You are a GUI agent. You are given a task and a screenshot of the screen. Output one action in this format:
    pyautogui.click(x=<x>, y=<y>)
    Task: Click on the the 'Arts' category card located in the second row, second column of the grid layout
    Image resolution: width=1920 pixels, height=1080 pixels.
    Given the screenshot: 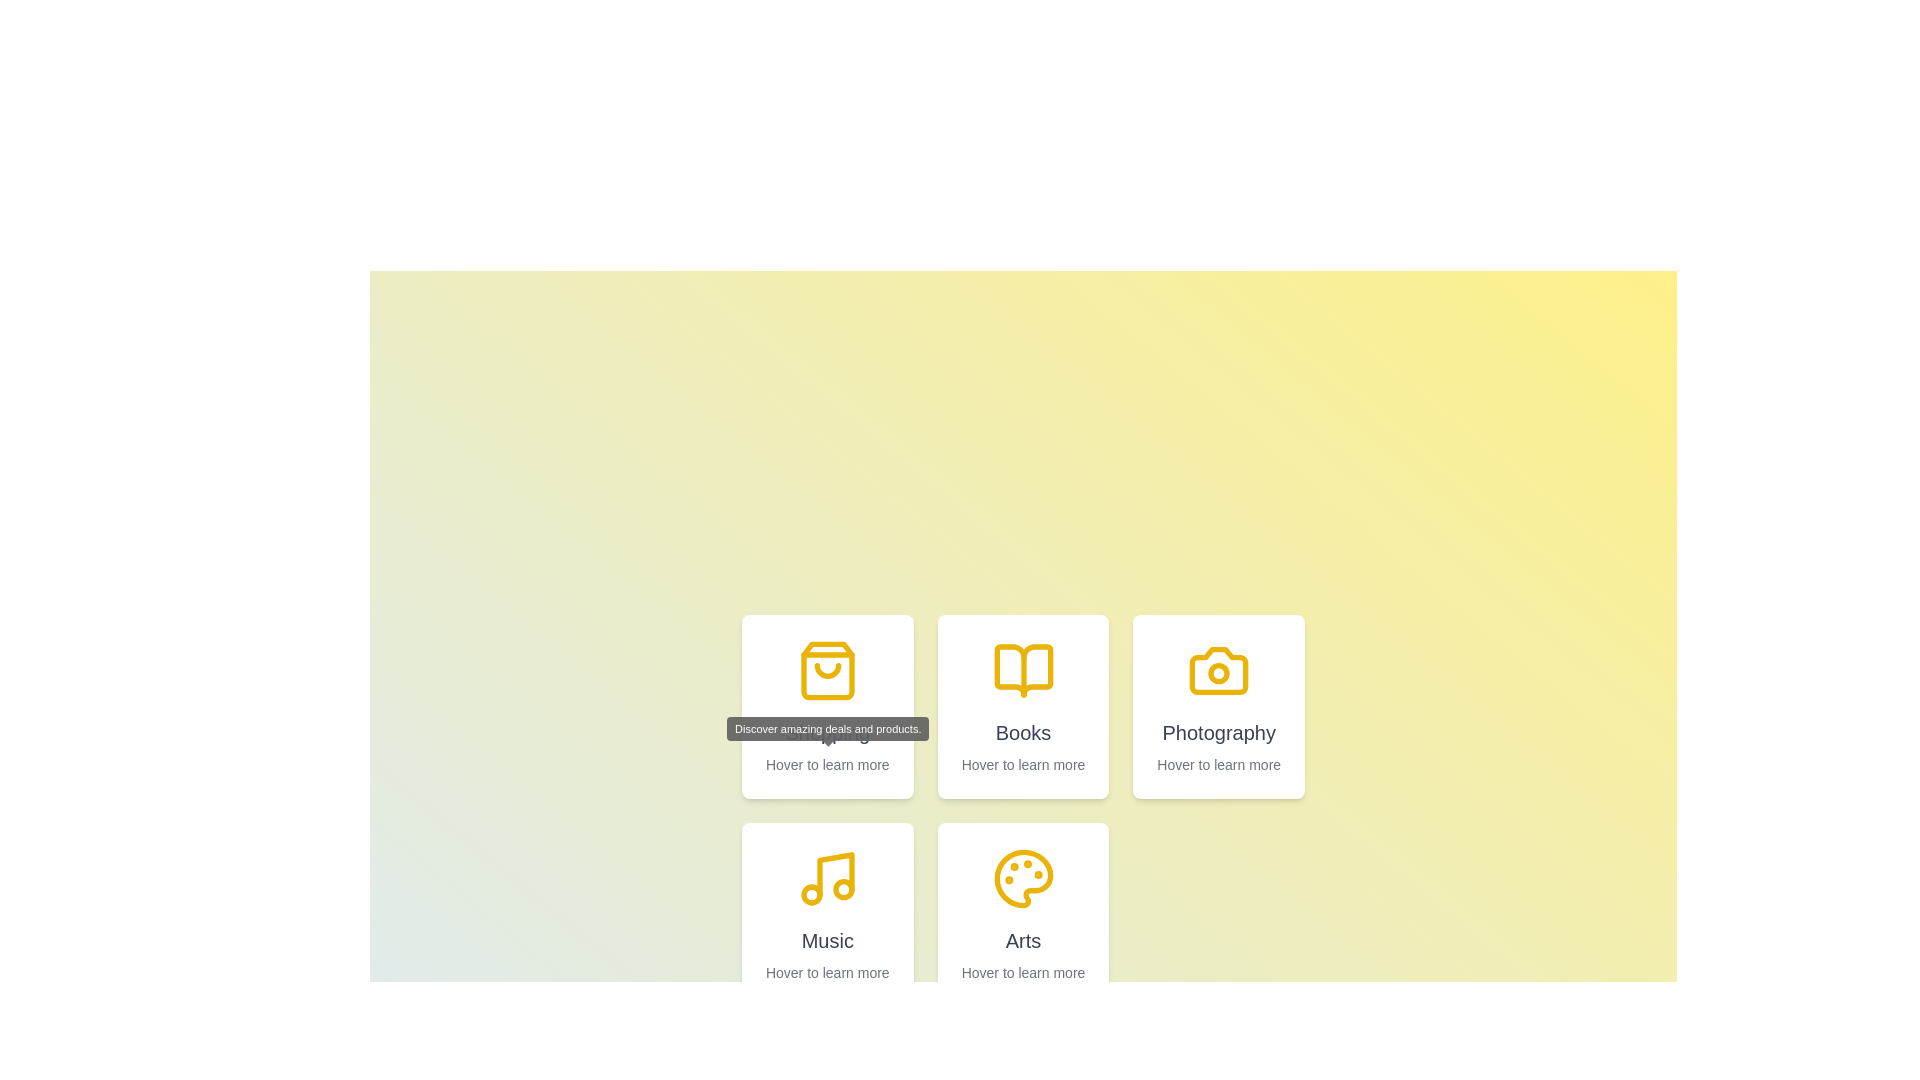 What is the action you would take?
    pyautogui.click(x=1023, y=914)
    